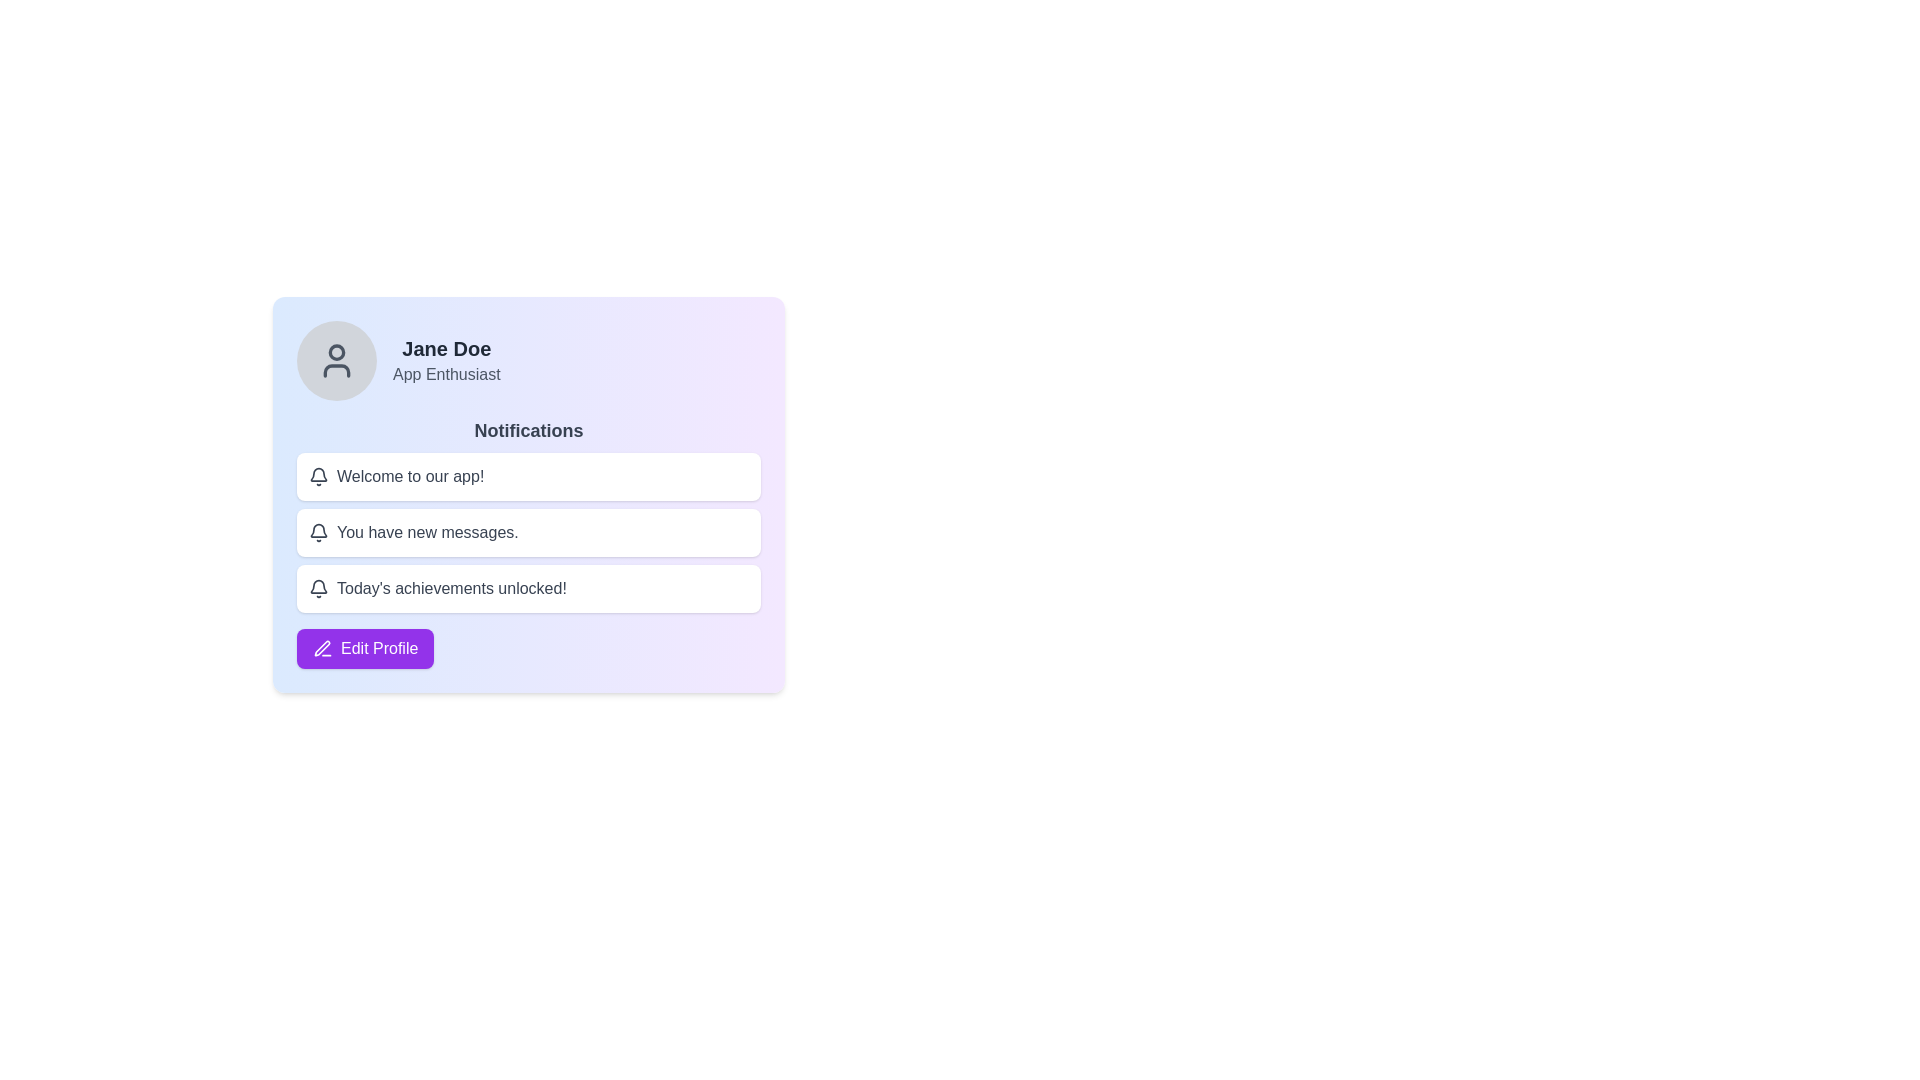  I want to click on the edit profile vector graphic icon located inside the 'Edit Profile' button at the bottom of the user information card, so click(322, 648).